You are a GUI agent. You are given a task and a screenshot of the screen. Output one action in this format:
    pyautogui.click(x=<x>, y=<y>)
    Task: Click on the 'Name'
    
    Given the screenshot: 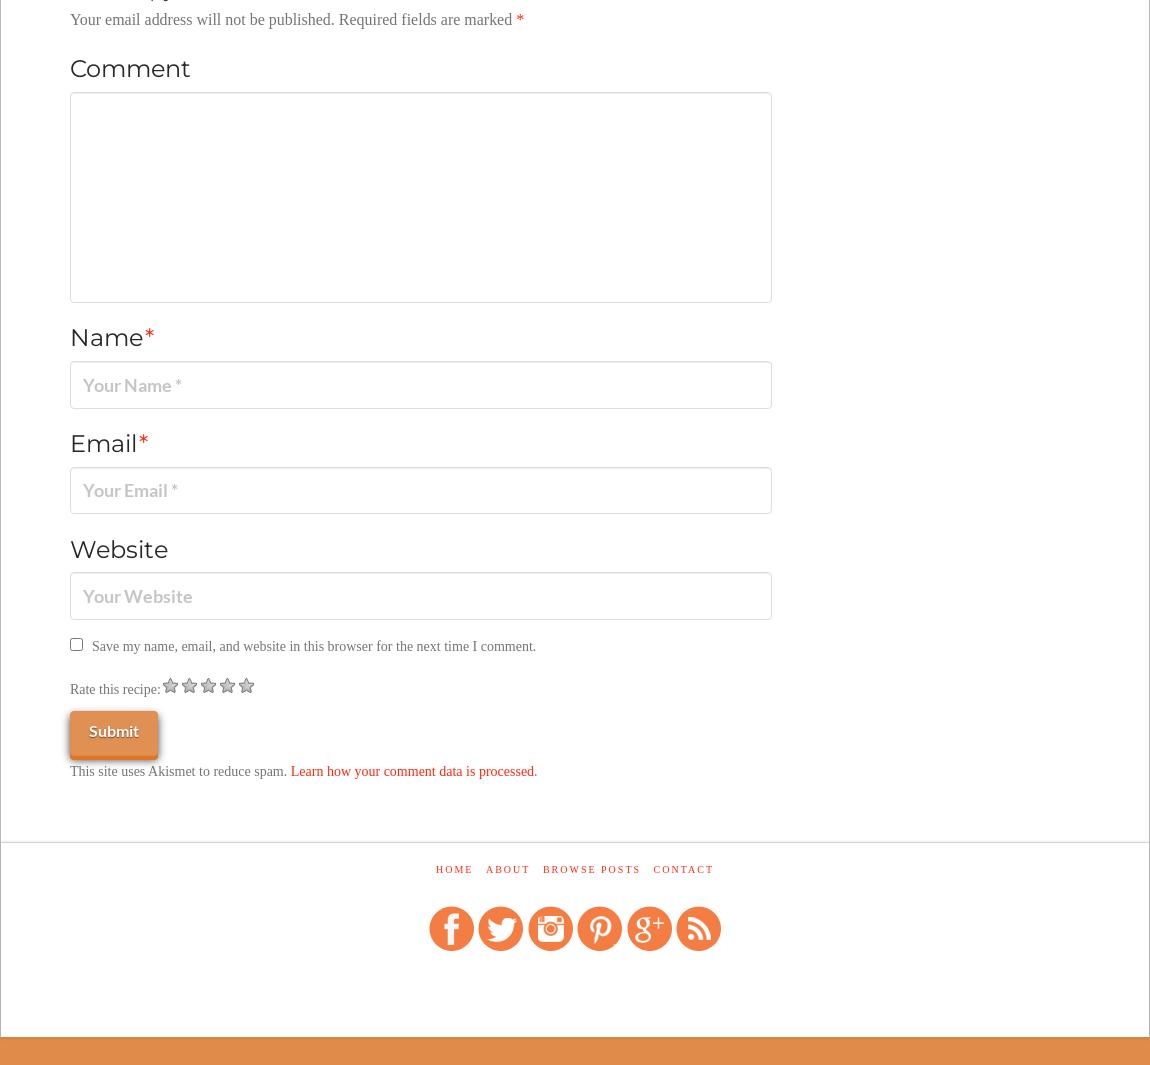 What is the action you would take?
    pyautogui.click(x=107, y=336)
    